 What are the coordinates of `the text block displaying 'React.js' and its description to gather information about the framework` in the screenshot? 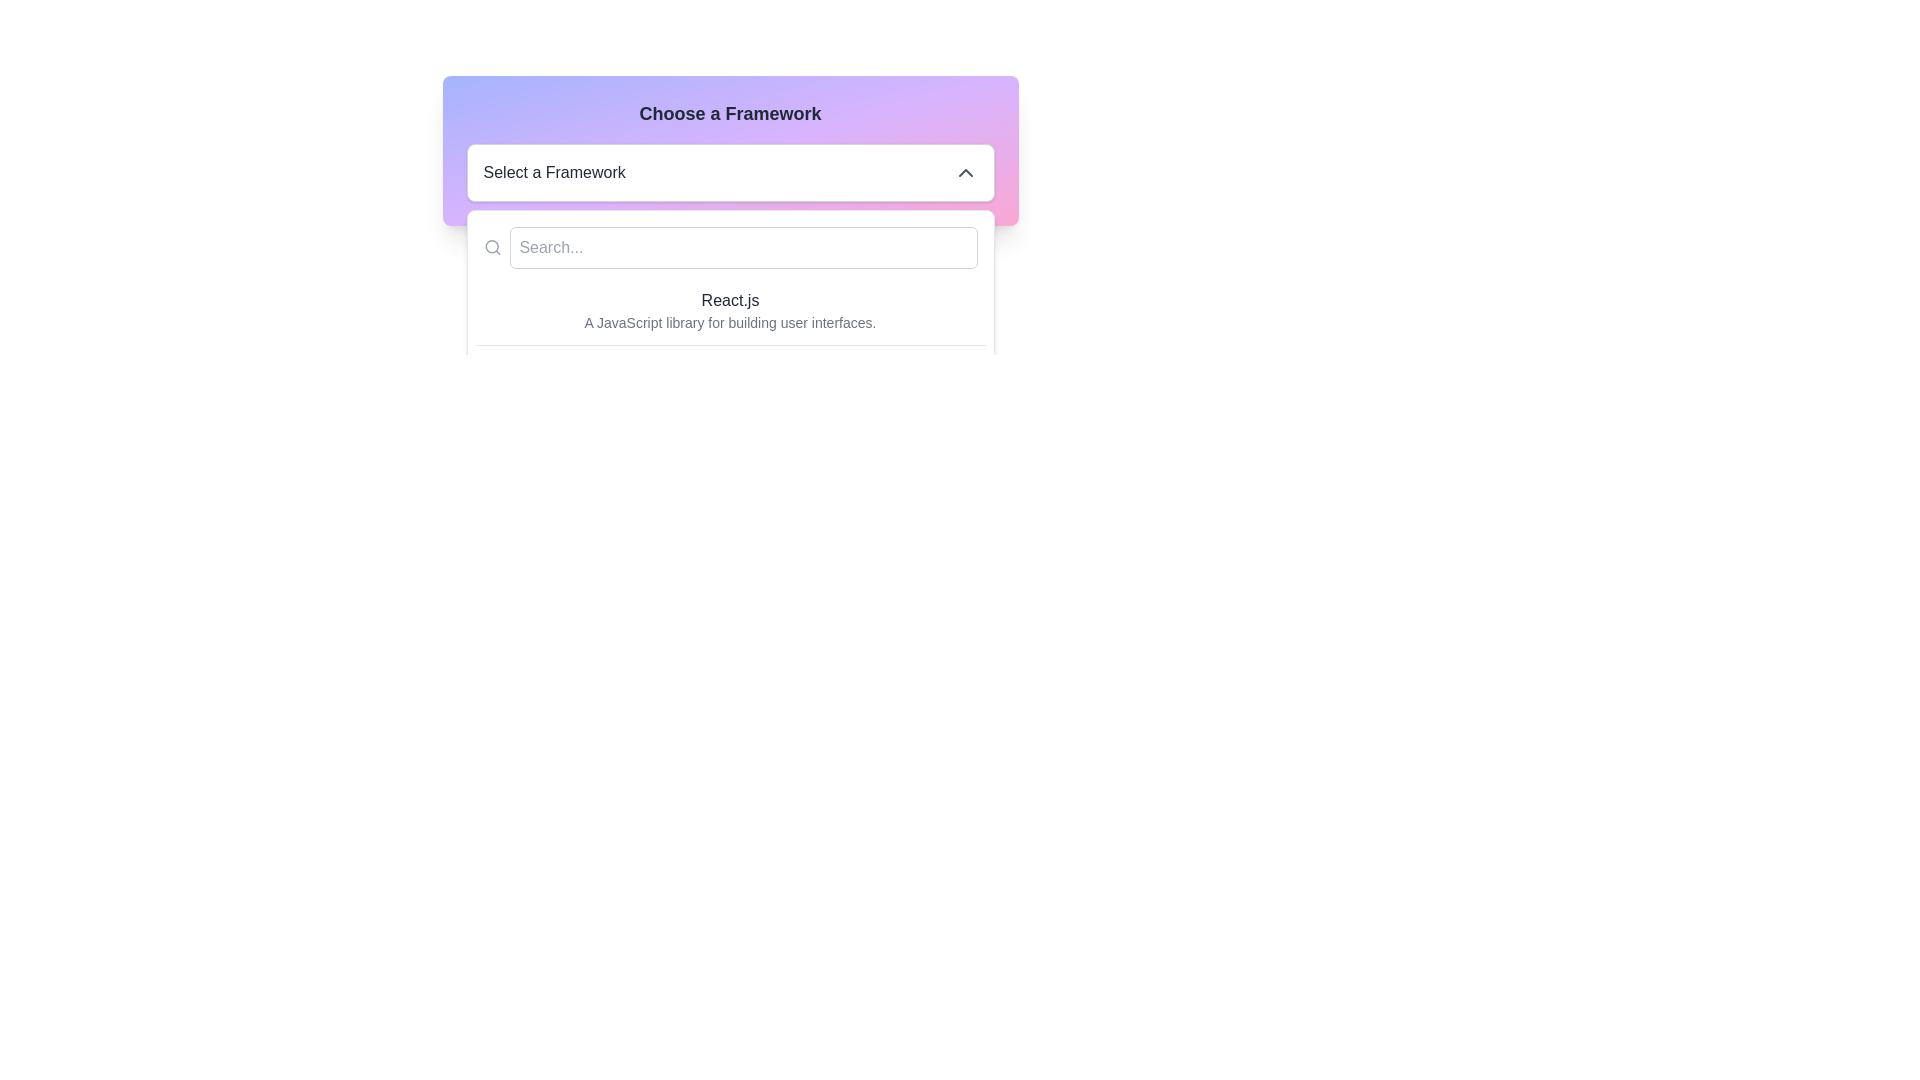 It's located at (729, 311).